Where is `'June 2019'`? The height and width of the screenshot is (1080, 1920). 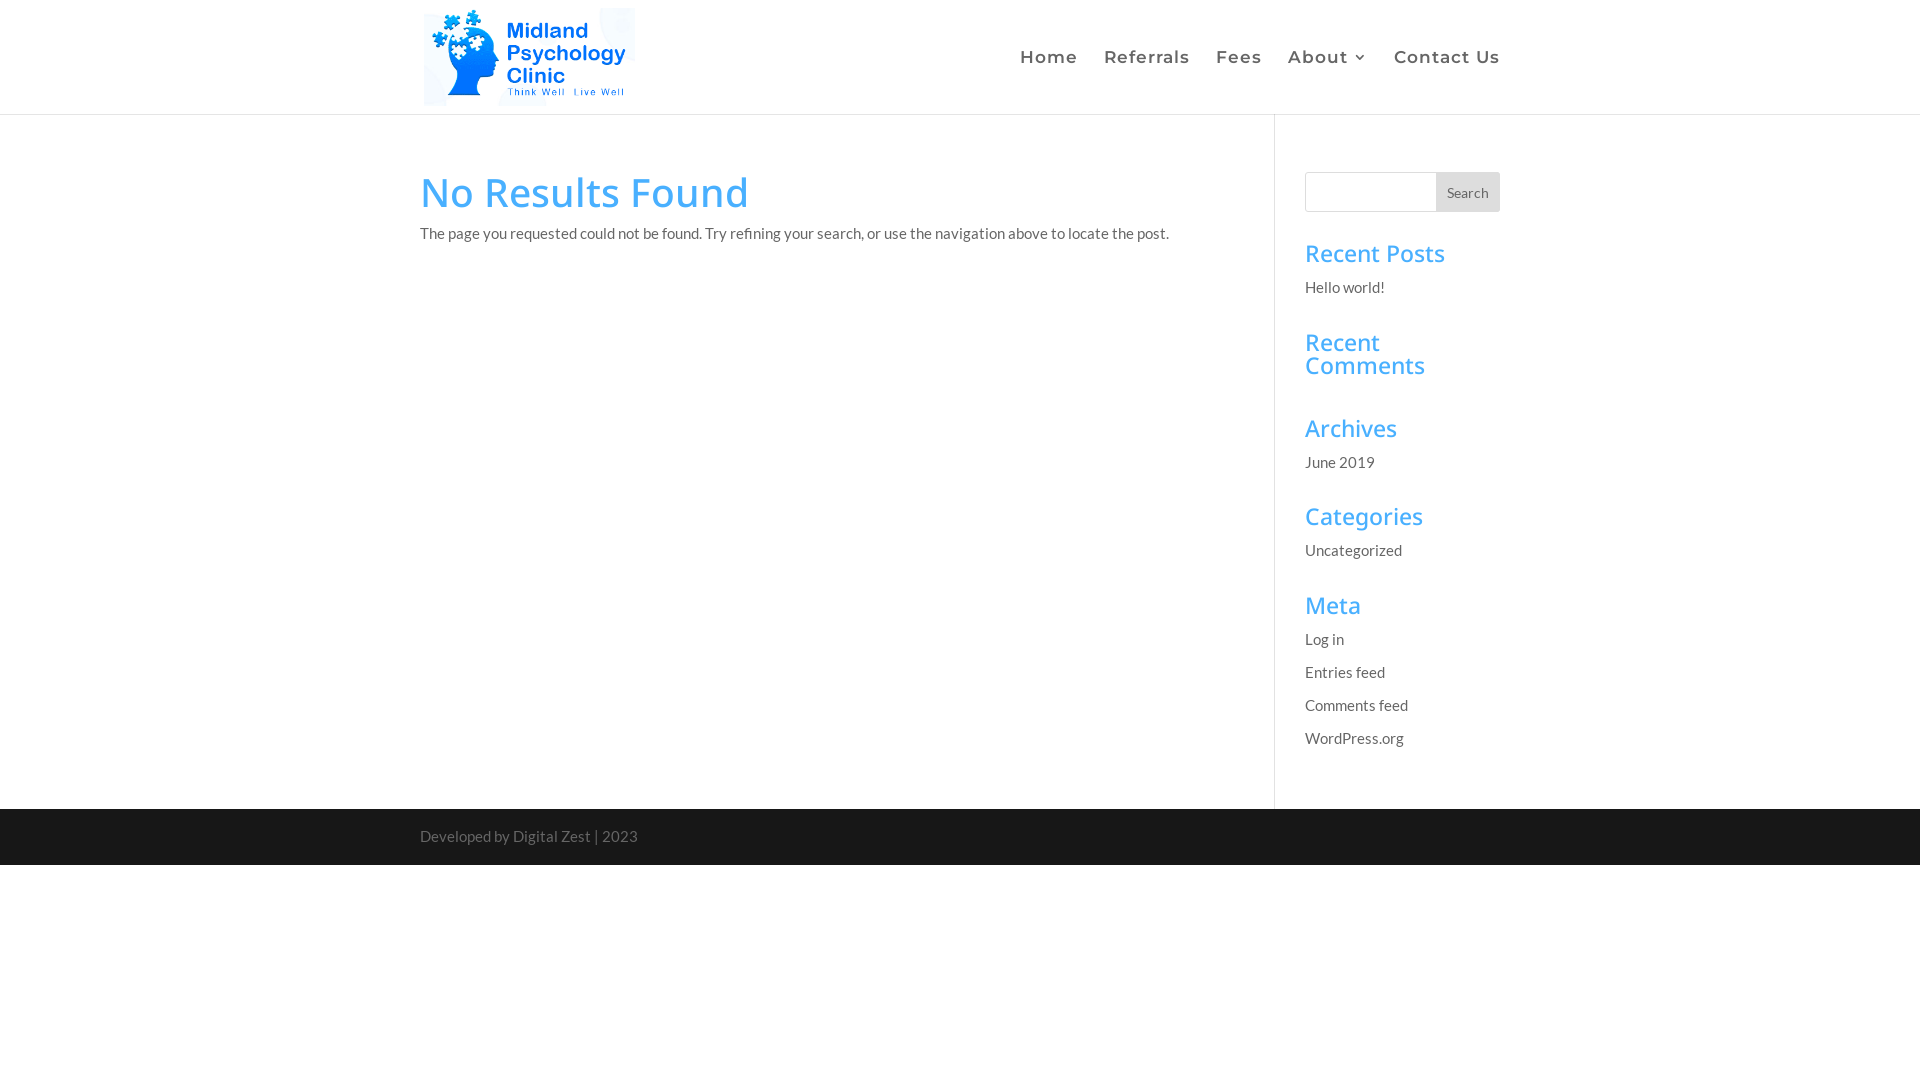 'June 2019' is located at coordinates (1339, 461).